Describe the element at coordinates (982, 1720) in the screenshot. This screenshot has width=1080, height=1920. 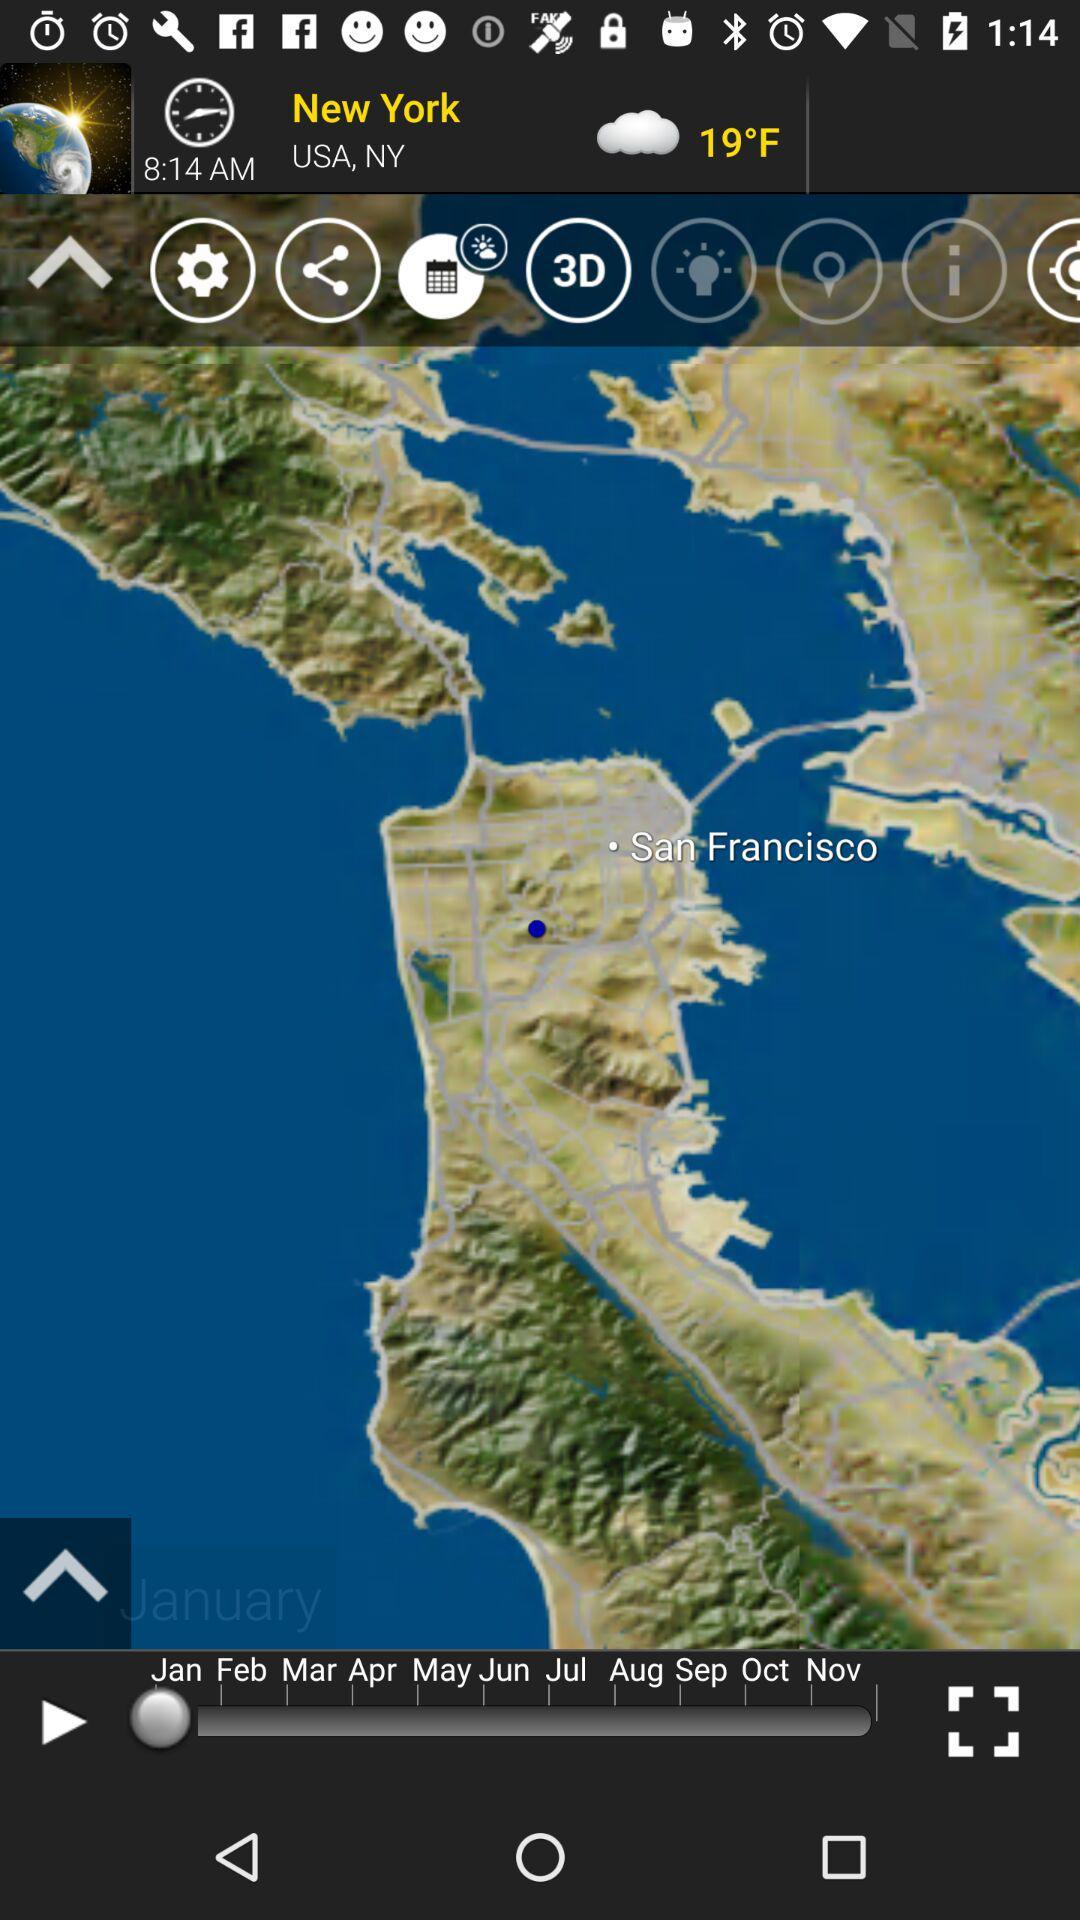
I see `the fullscreen icon` at that location.